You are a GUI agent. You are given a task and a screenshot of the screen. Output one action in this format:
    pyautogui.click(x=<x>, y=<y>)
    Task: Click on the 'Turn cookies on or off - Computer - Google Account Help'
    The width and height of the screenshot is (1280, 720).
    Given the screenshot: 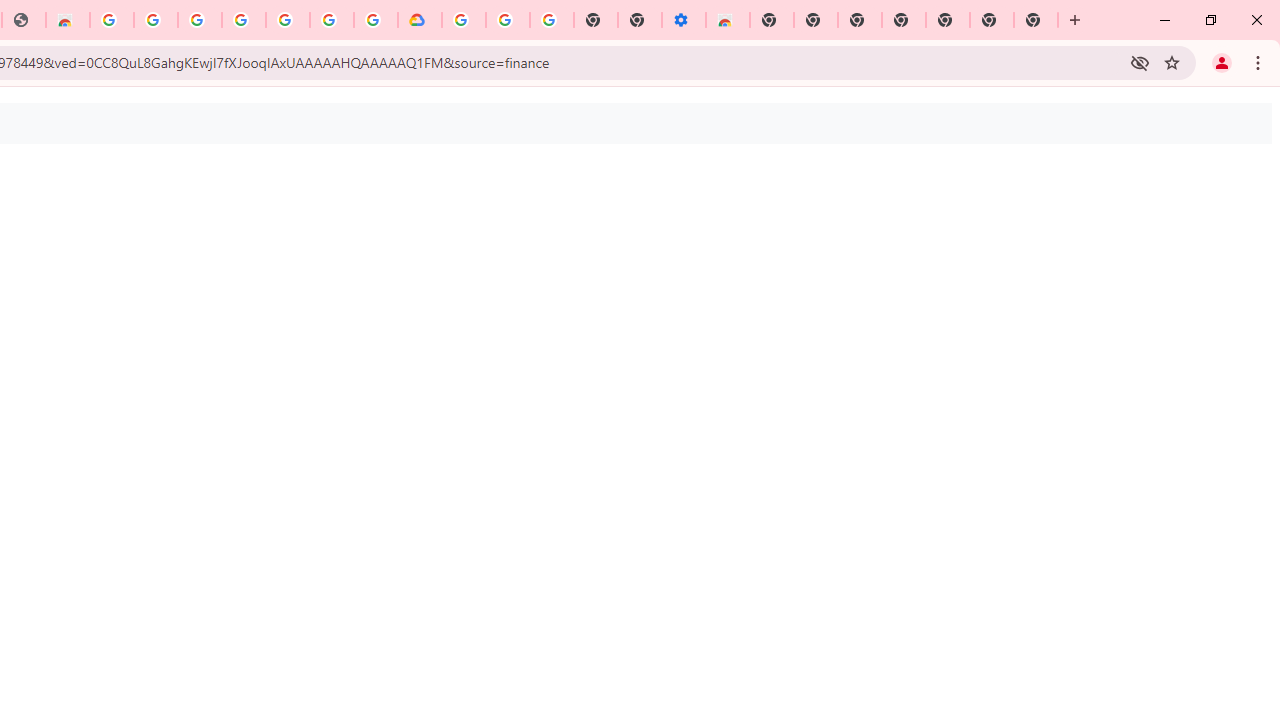 What is the action you would take?
    pyautogui.click(x=551, y=20)
    